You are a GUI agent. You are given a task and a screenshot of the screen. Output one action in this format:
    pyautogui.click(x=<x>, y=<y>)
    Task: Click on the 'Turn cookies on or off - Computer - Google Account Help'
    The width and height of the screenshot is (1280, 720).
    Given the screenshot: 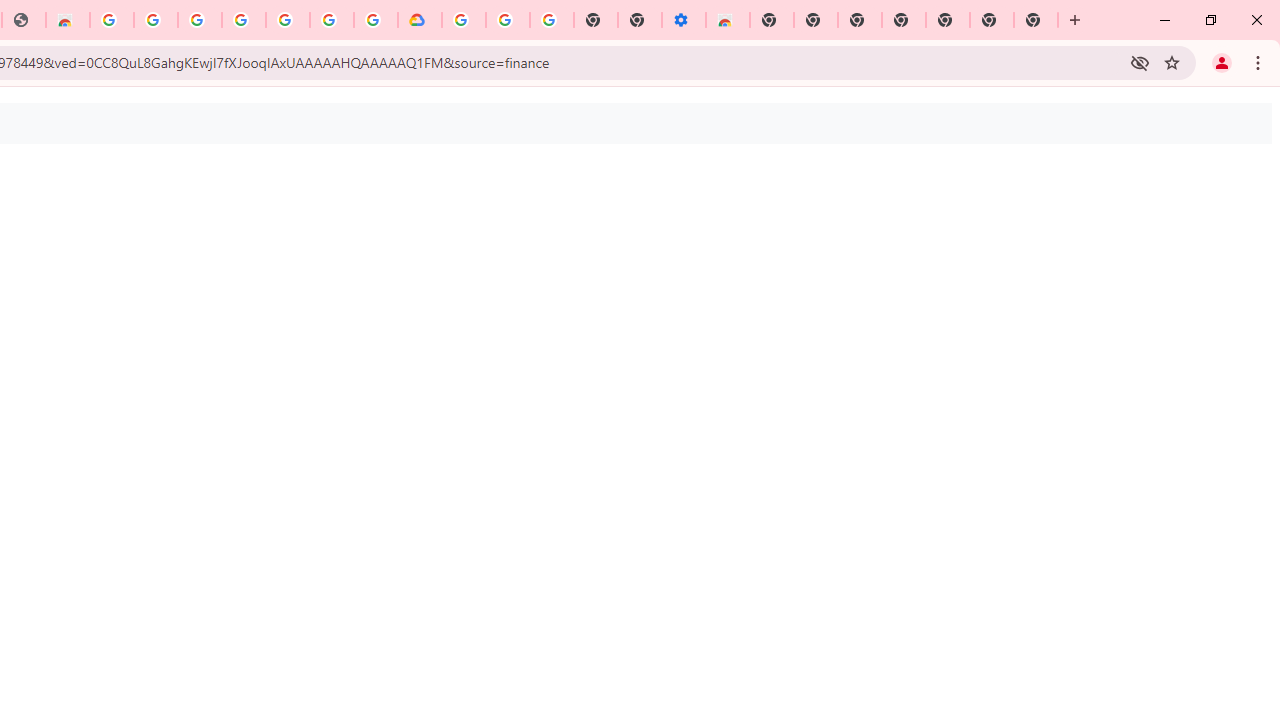 What is the action you would take?
    pyautogui.click(x=551, y=20)
    